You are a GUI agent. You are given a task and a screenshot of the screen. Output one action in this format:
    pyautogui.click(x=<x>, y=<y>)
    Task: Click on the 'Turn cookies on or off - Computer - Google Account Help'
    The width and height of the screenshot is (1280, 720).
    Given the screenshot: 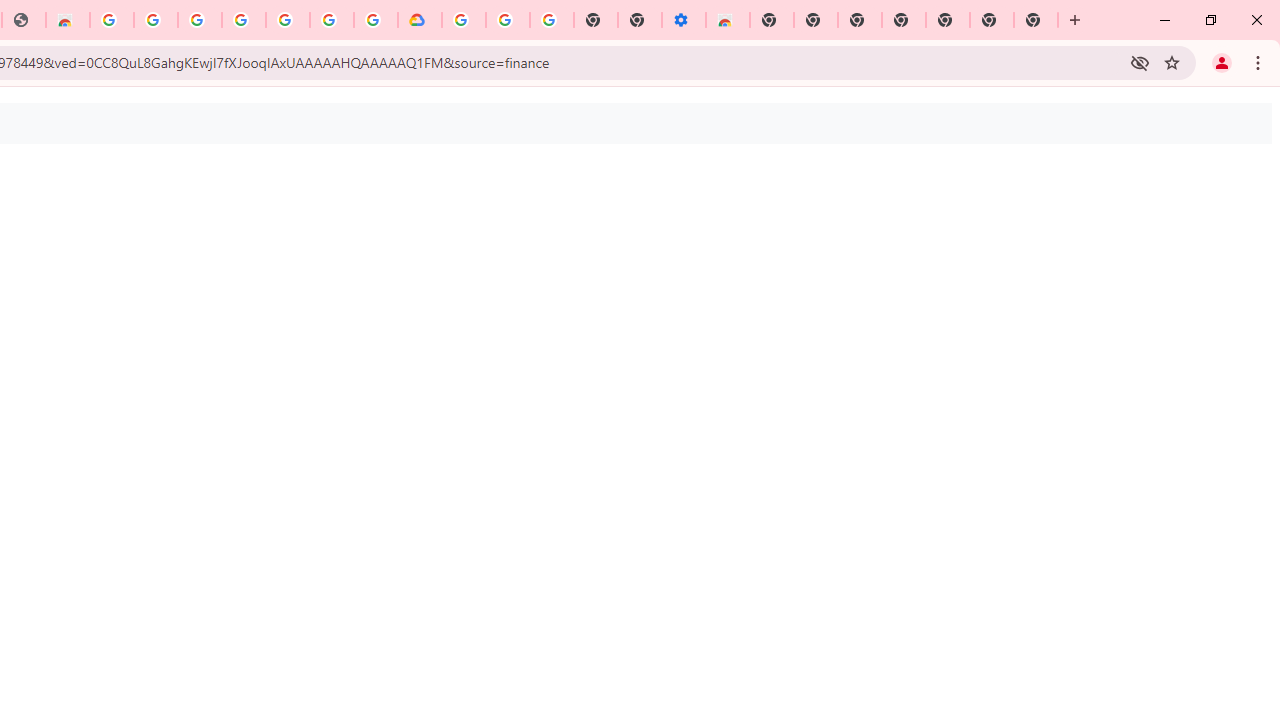 What is the action you would take?
    pyautogui.click(x=551, y=20)
    